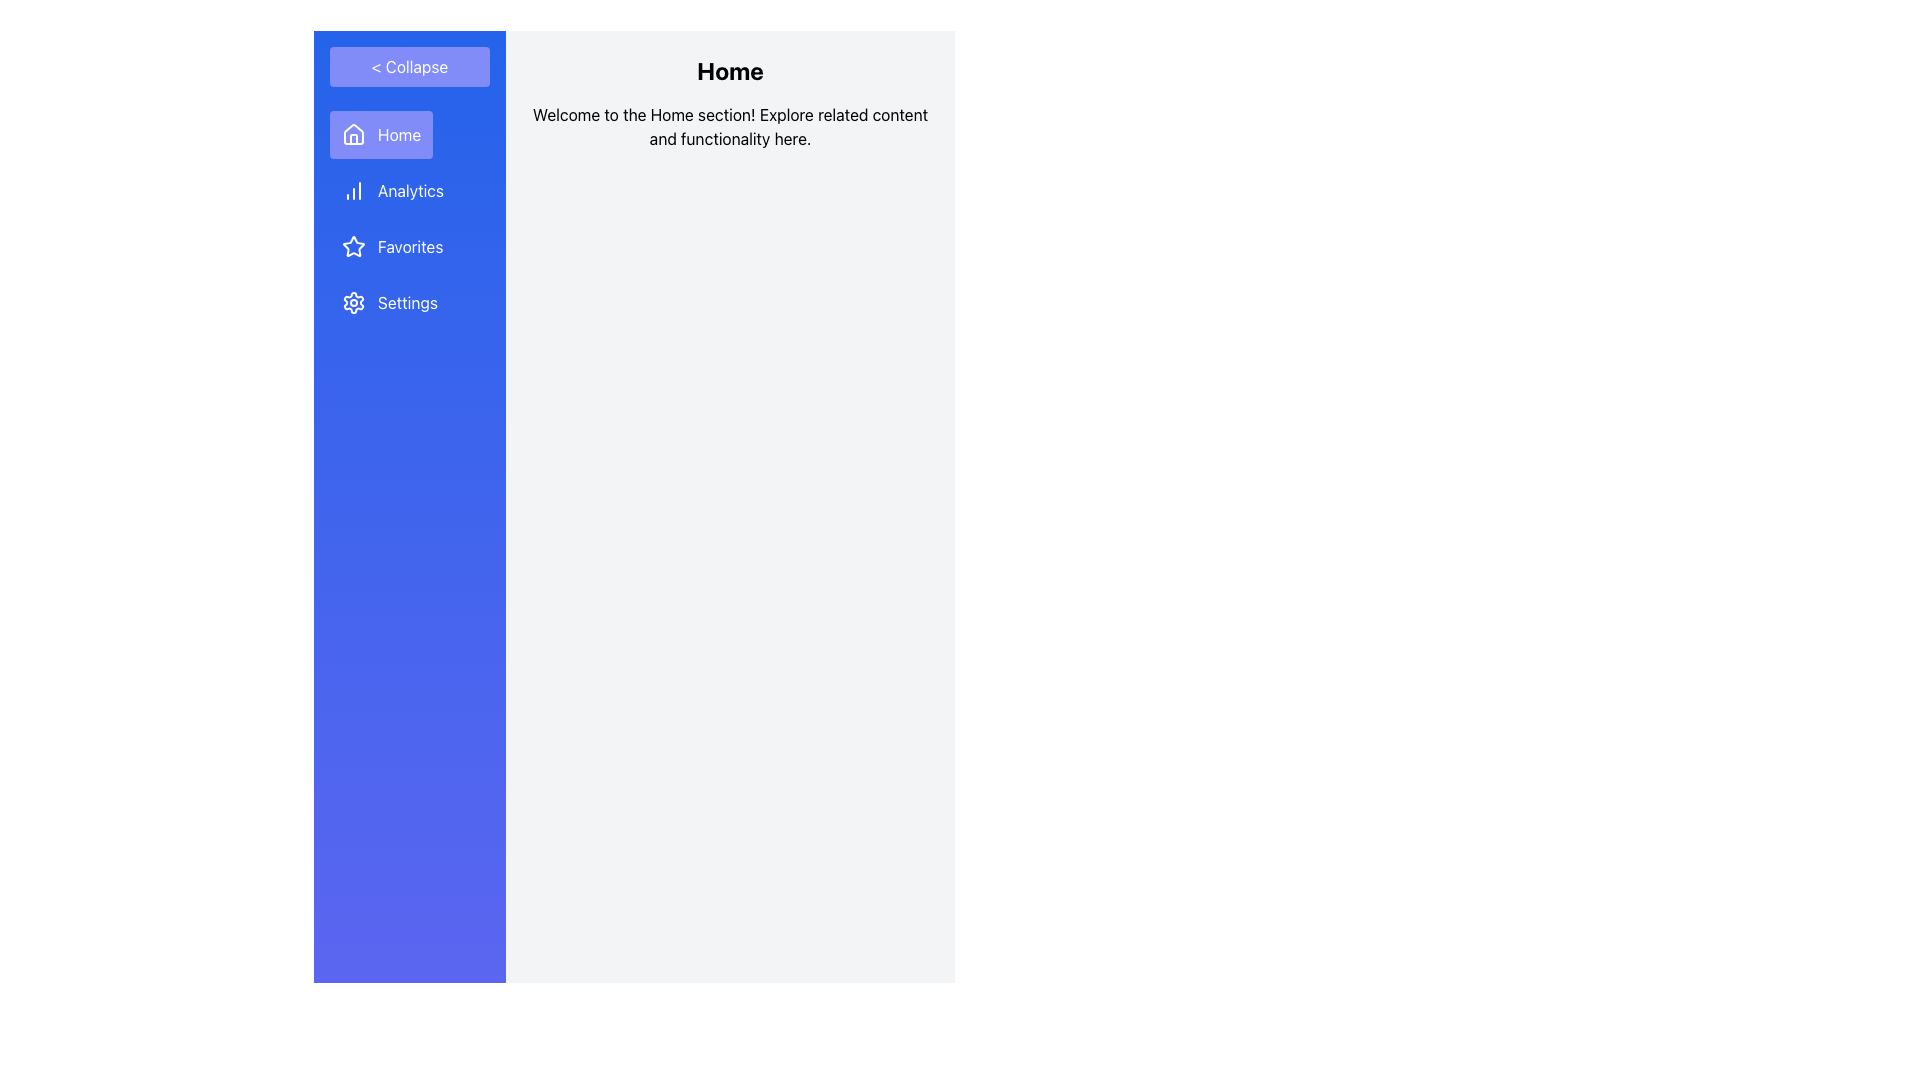 The image size is (1920, 1080). I want to click on the Text Block that reads 'Welcome to the Home section! Explore related content and functionality here.', which is located immediately below the 'Home' header and centered in the content area, so click(729, 127).